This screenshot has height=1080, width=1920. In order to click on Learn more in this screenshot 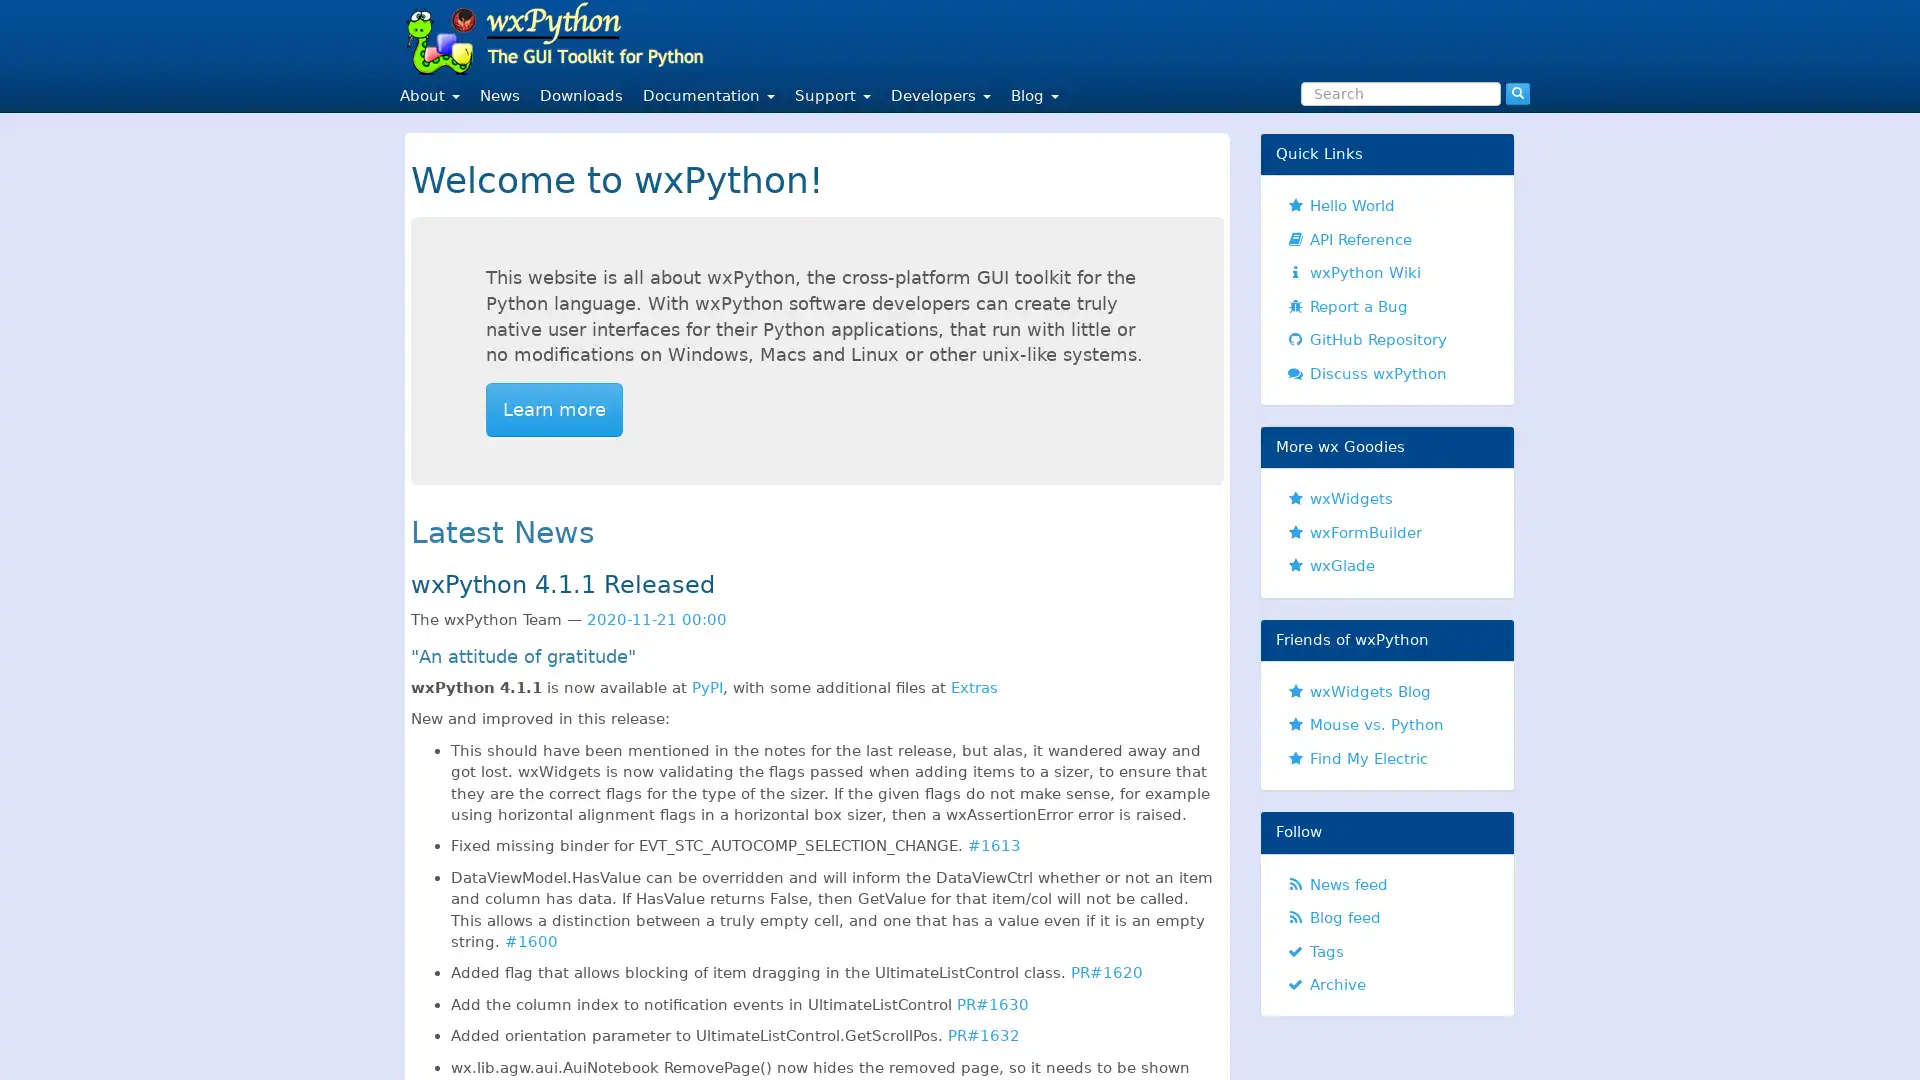, I will do `click(554, 408)`.